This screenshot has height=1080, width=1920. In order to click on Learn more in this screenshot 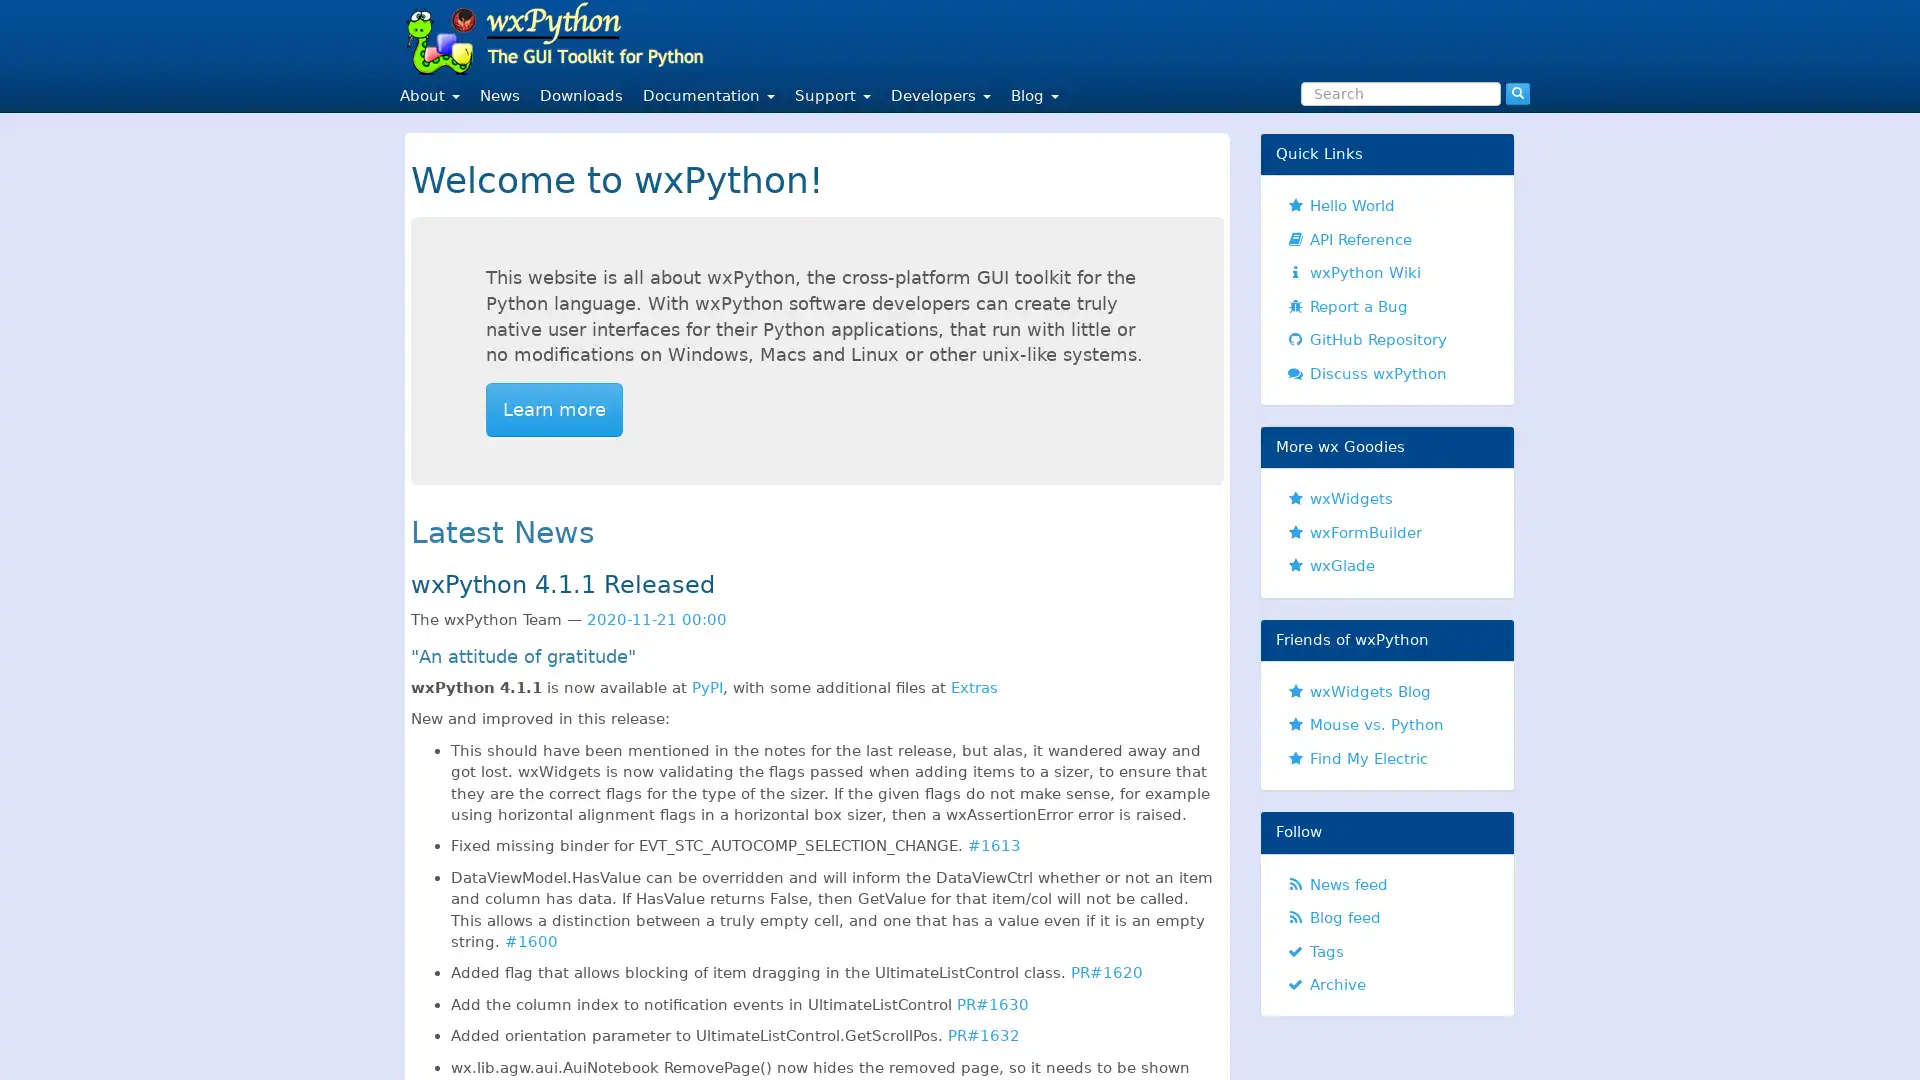, I will do `click(554, 408)`.